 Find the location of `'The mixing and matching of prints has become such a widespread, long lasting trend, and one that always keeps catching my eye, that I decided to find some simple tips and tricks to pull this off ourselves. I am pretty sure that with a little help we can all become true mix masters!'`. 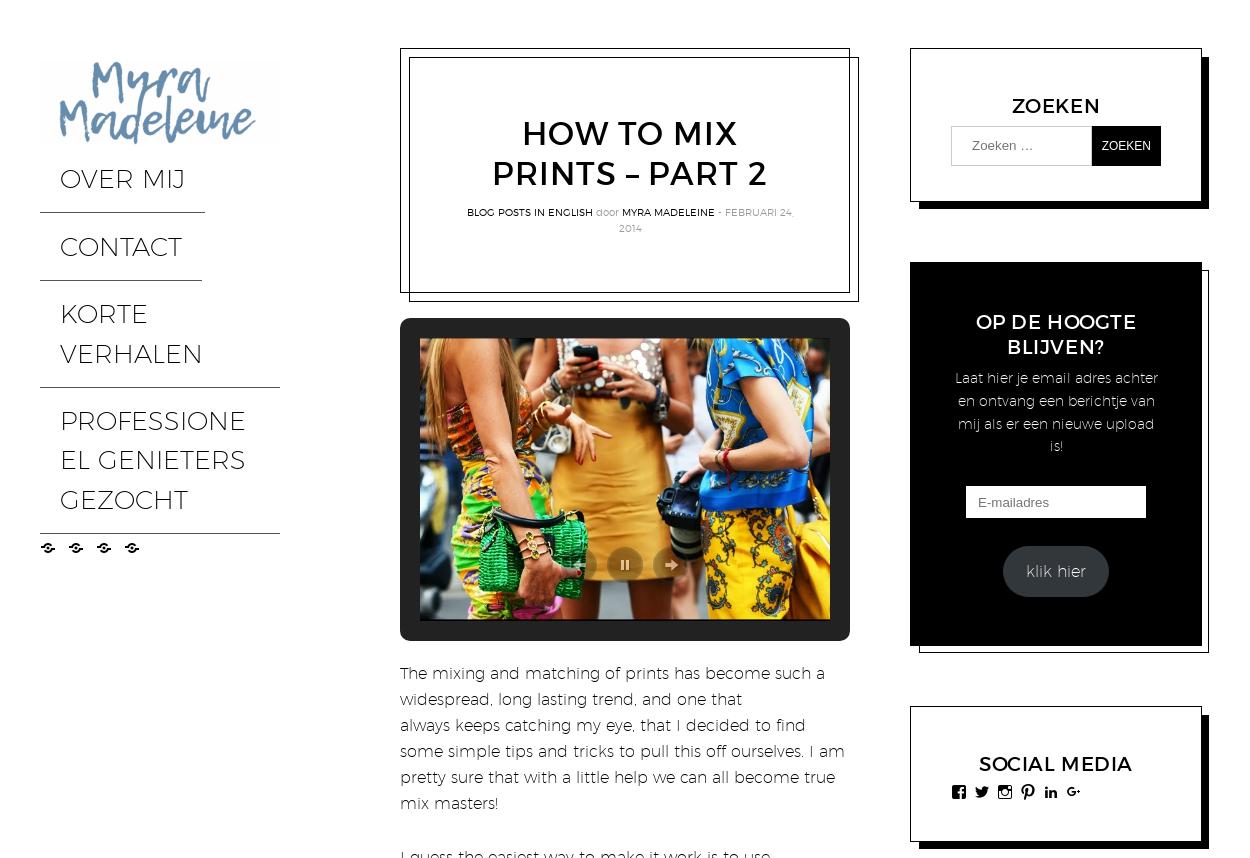

'The mixing and matching of prints has become such a widespread, long lasting trend, and one that always keeps catching my eye, that I decided to find some simple tips and tricks to pull this off ourselves. I am pretty sure that with a little help we can all become true mix masters!' is located at coordinates (621, 736).